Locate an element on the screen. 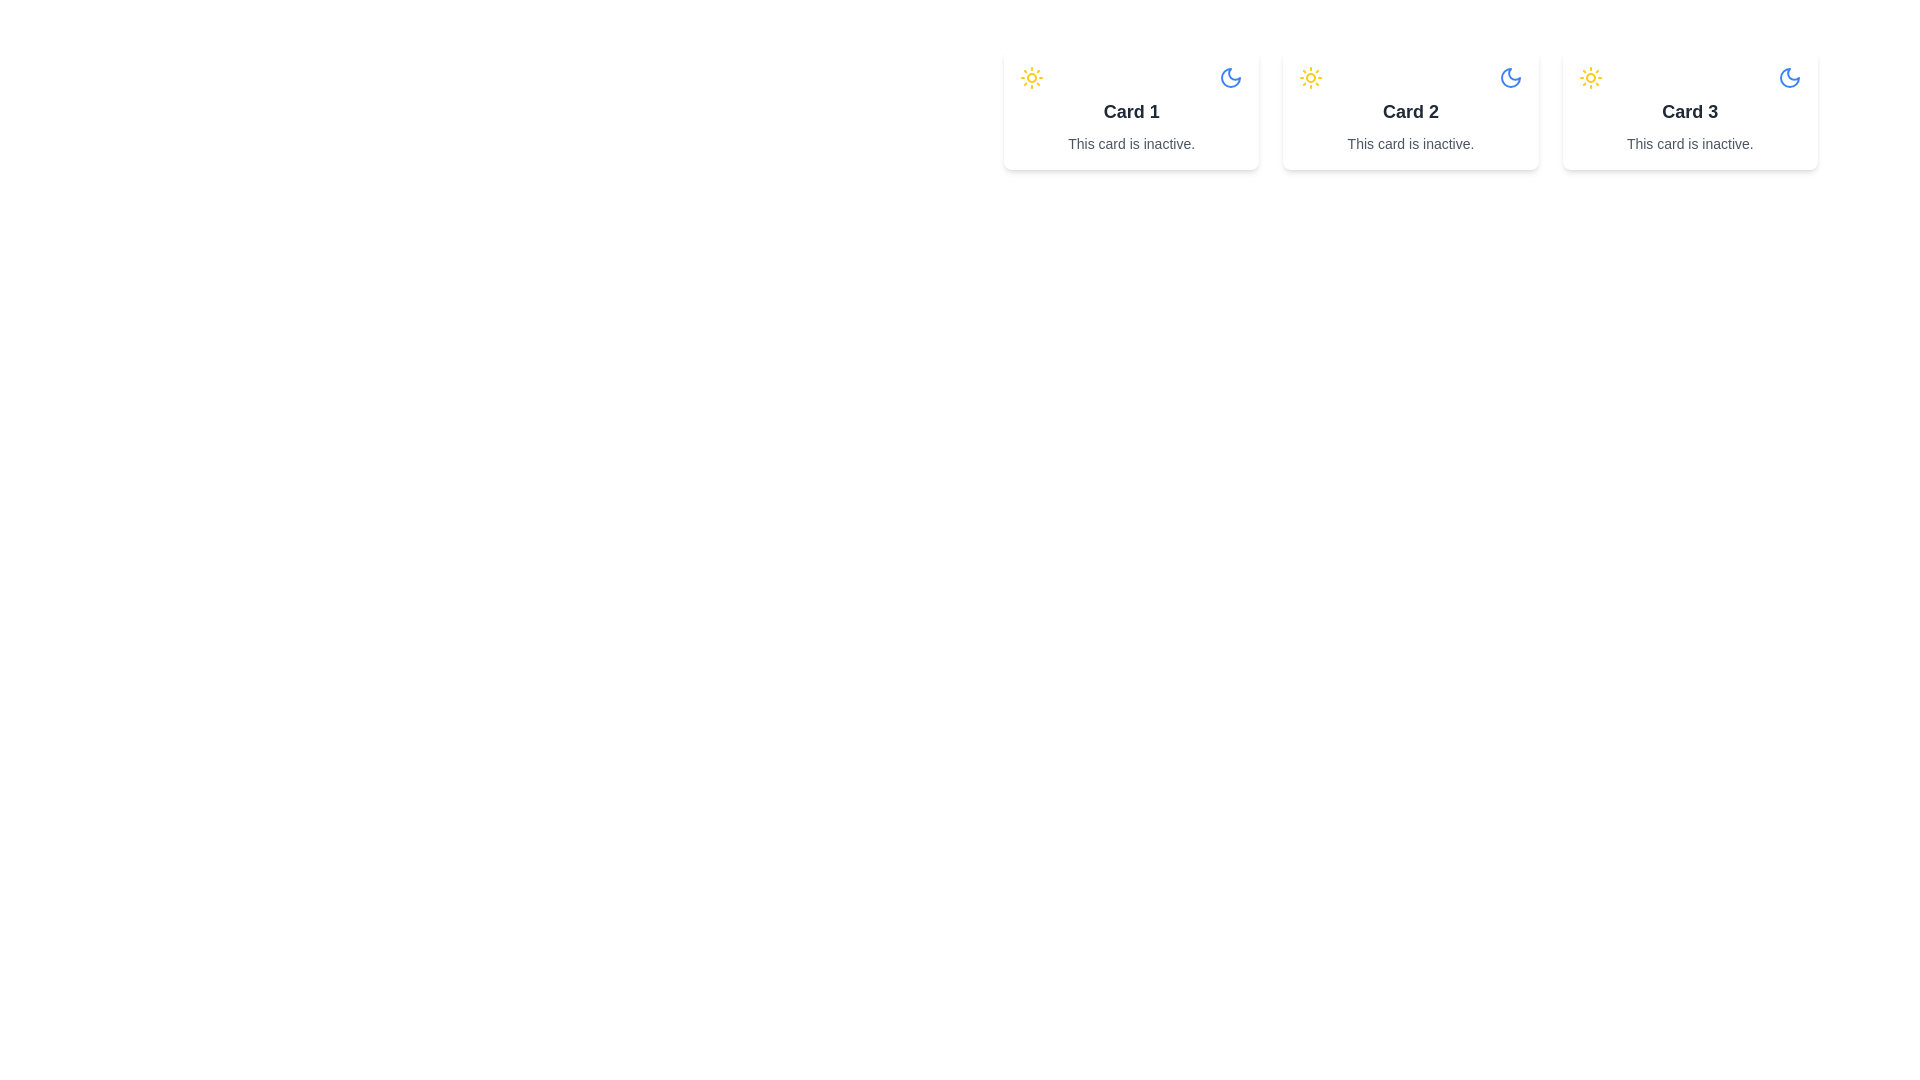  the text label that serves as the title for the second card, positioned in a horizontal series of card headers, located slightly below the icons and above the description text 'This card is inactive.' is located at coordinates (1410, 111).